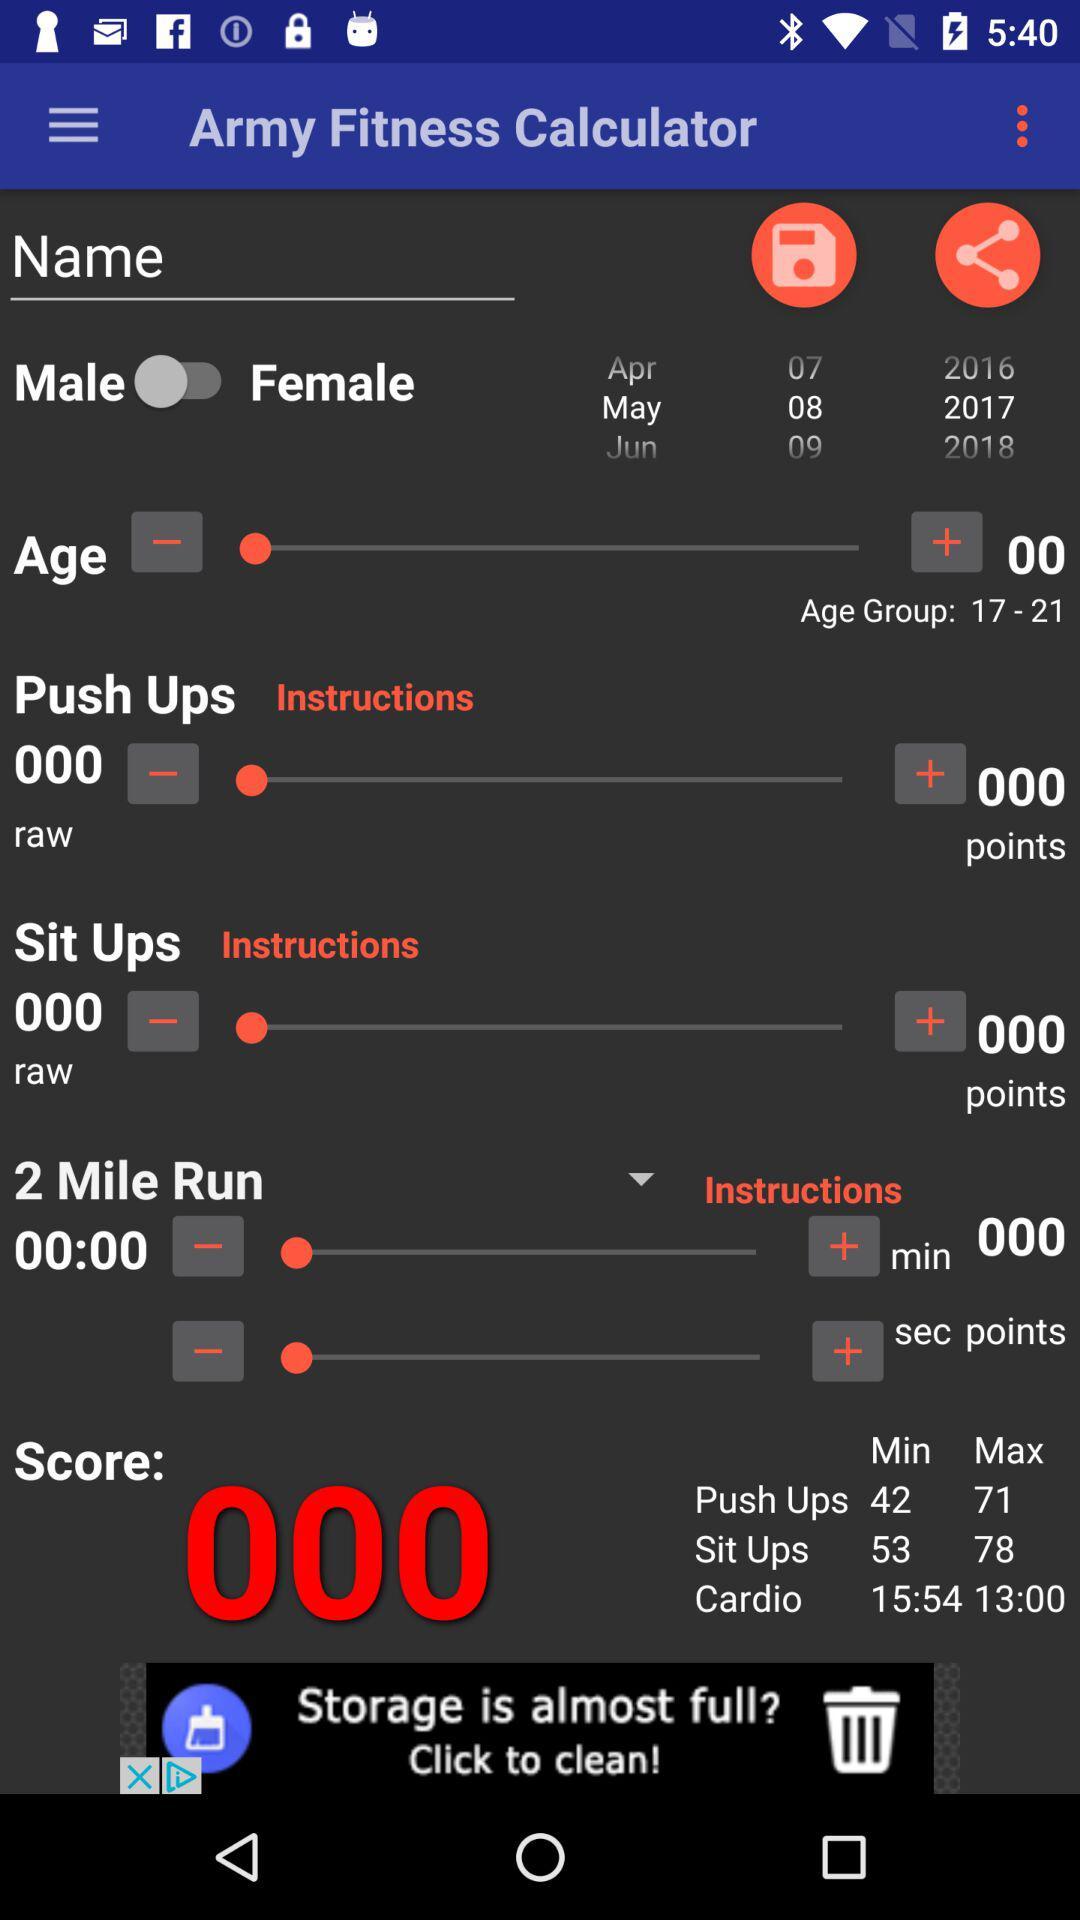 This screenshot has height=1920, width=1080. Describe the element at coordinates (930, 1021) in the screenshot. I see `selct the button` at that location.